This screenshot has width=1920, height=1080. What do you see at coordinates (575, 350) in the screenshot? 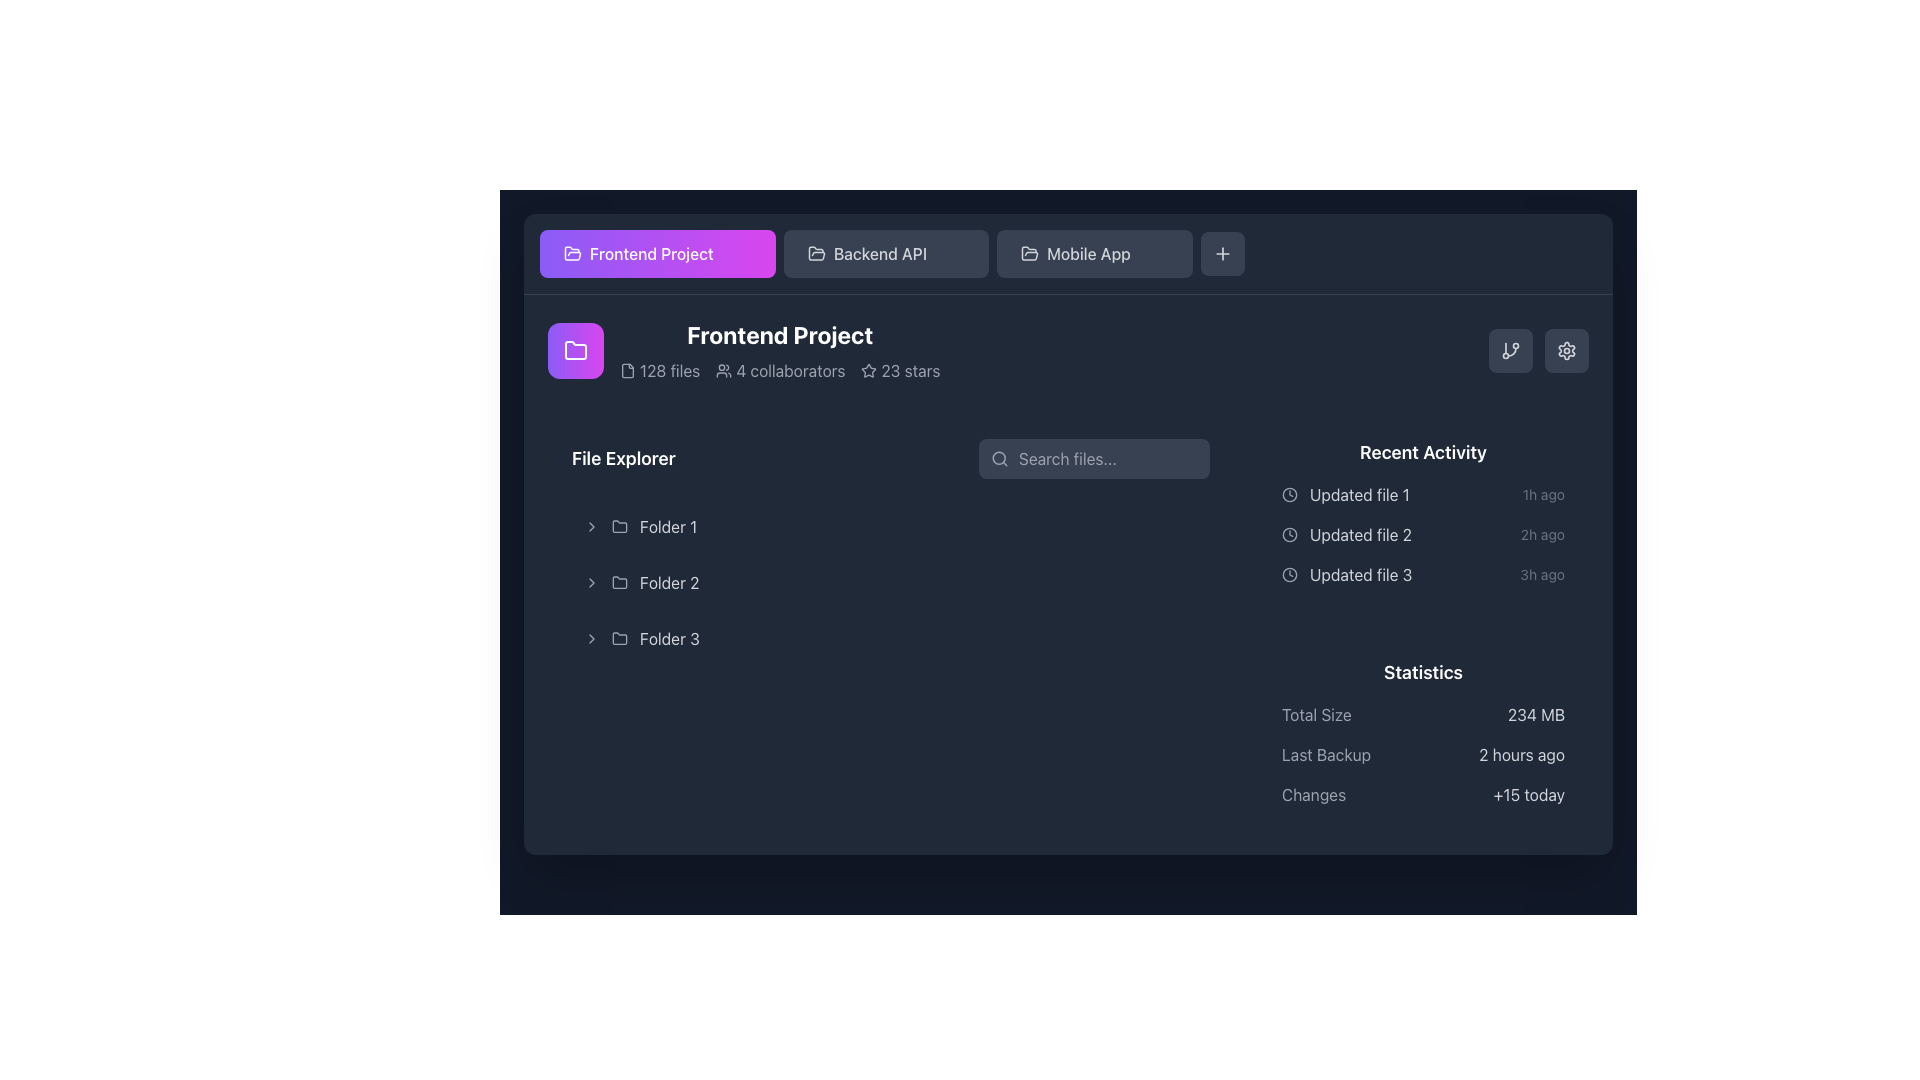
I see `the folder icon that visually represents a project section, located above the text indicating 'Frontend Project'` at bounding box center [575, 350].